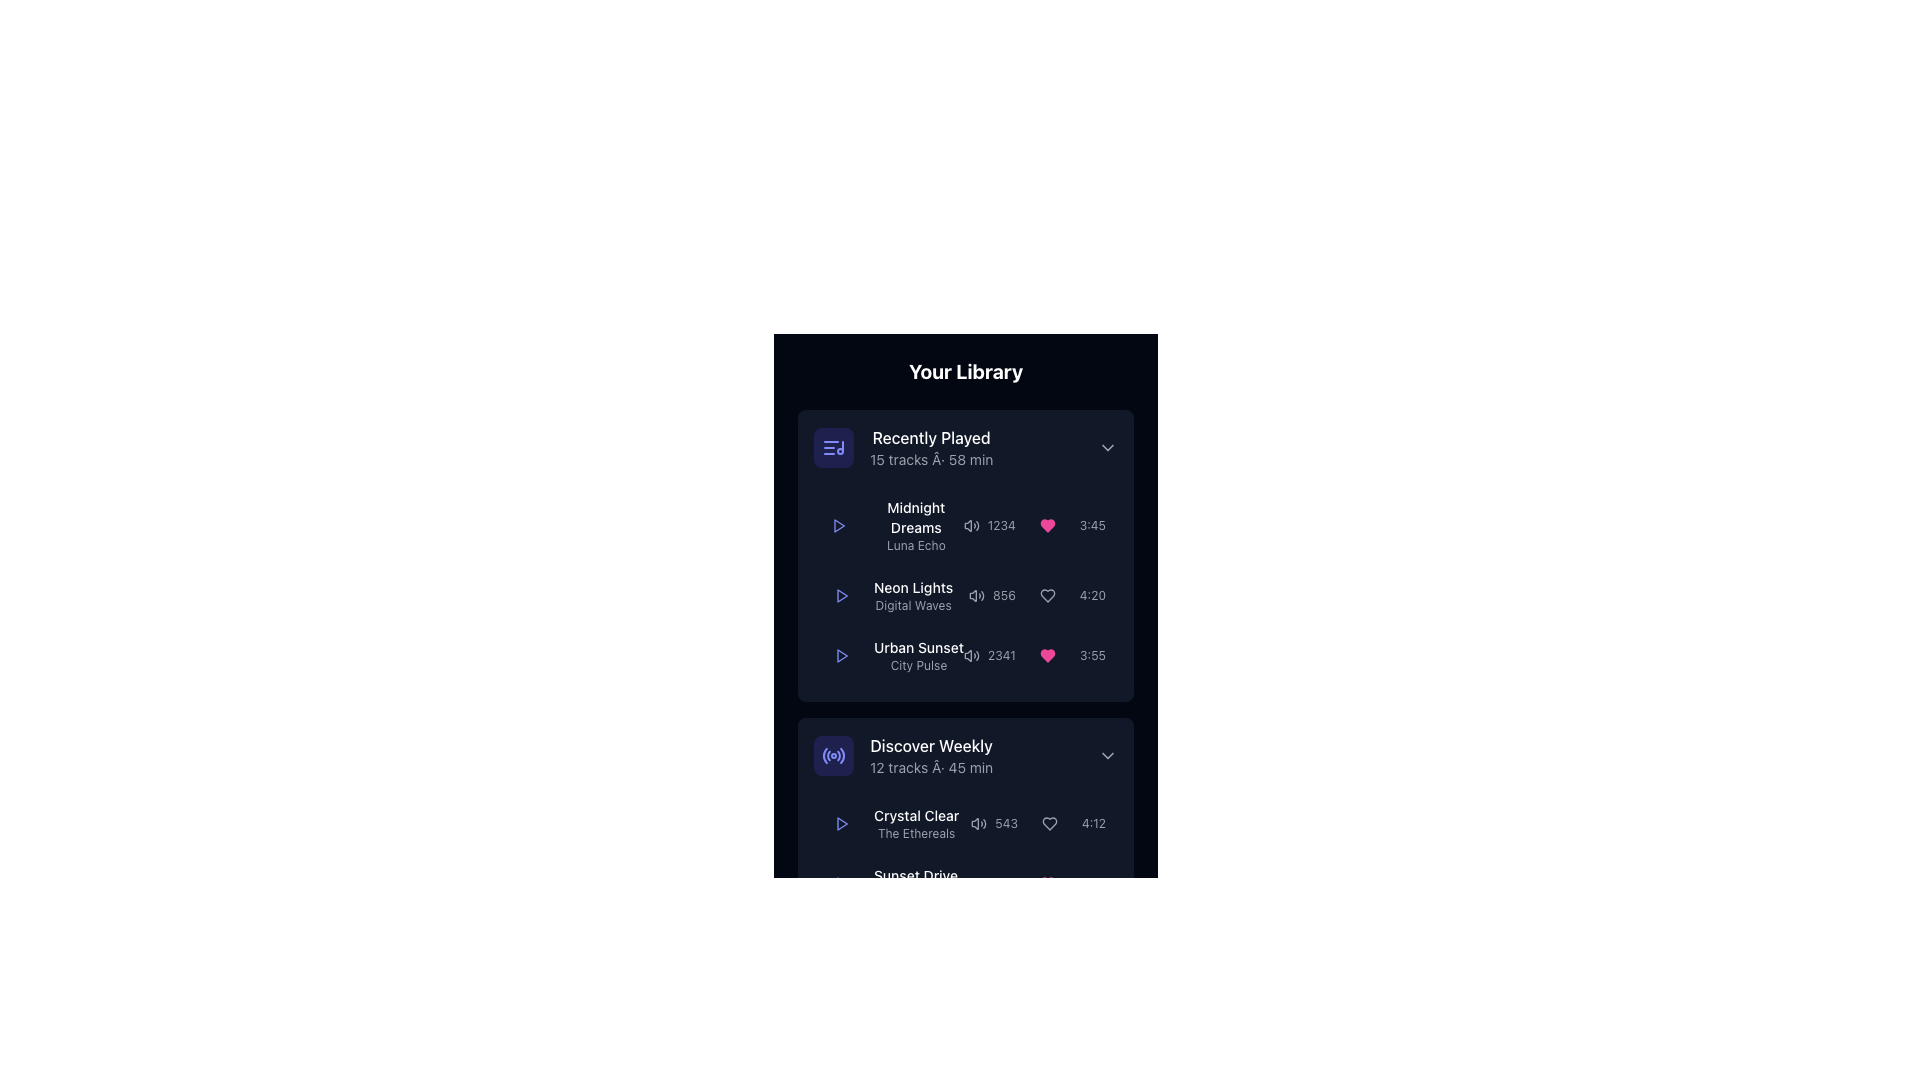 The image size is (1920, 1080). What do you see at coordinates (1034, 655) in the screenshot?
I see `the pink heart icon located between '2341' and '3:55' in the 'Recently Played' section of the 'Urban Sunset' row` at bounding box center [1034, 655].